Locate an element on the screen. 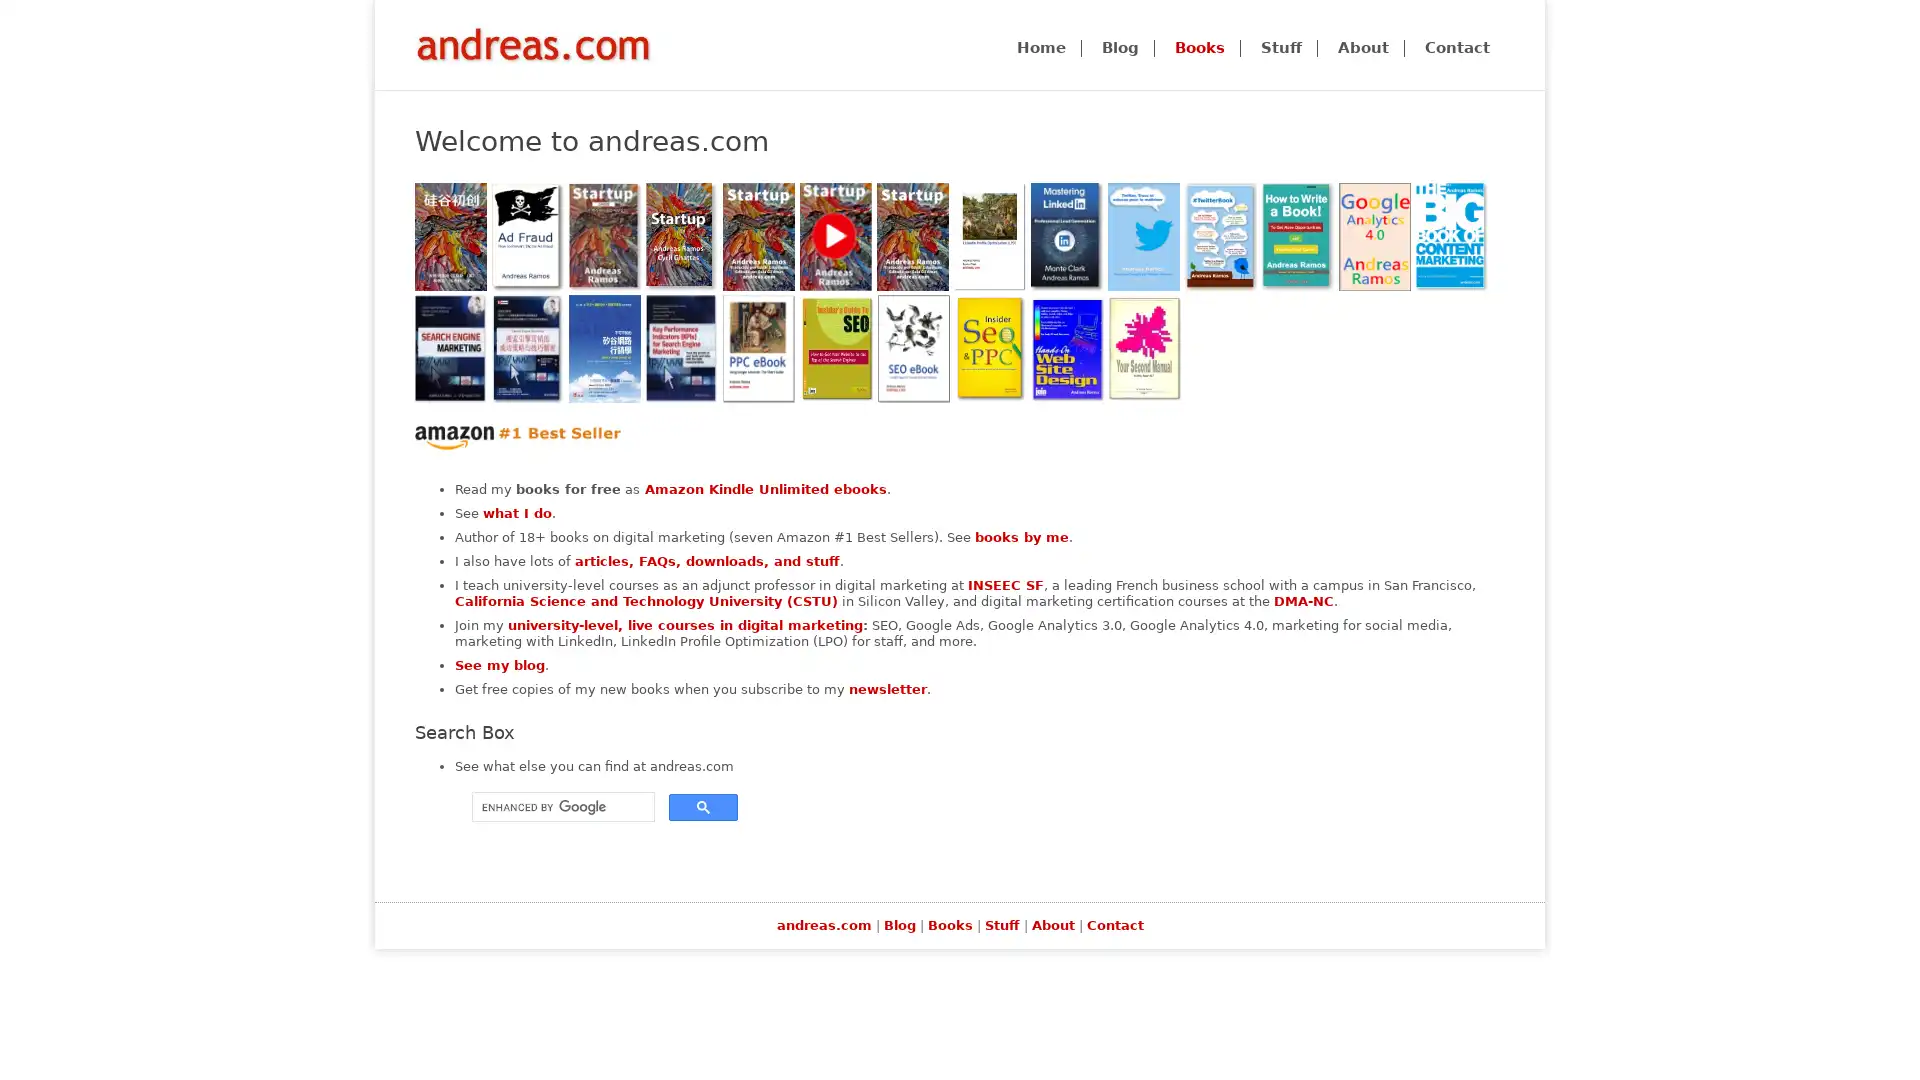  search is located at coordinates (703, 805).